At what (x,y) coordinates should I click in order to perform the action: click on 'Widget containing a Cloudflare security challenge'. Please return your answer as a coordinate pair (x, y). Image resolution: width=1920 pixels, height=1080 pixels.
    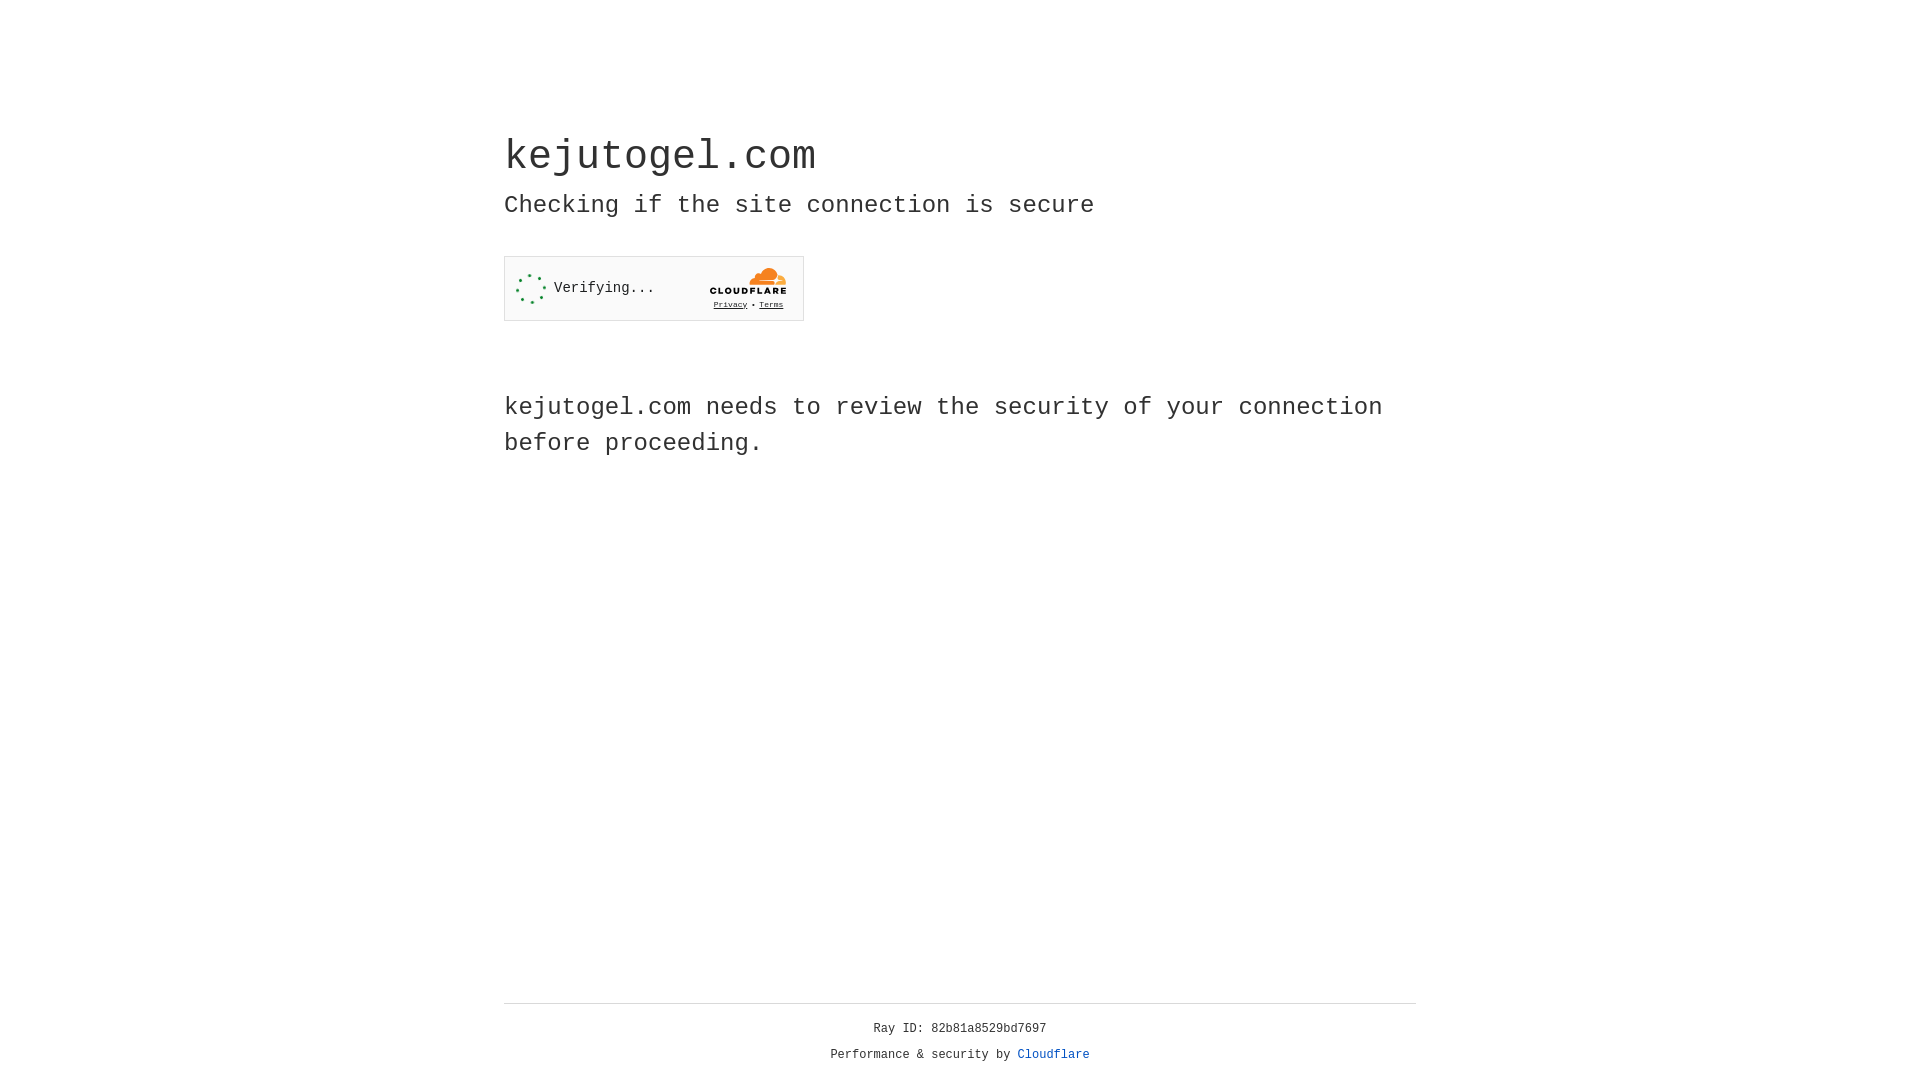
    Looking at the image, I should click on (653, 288).